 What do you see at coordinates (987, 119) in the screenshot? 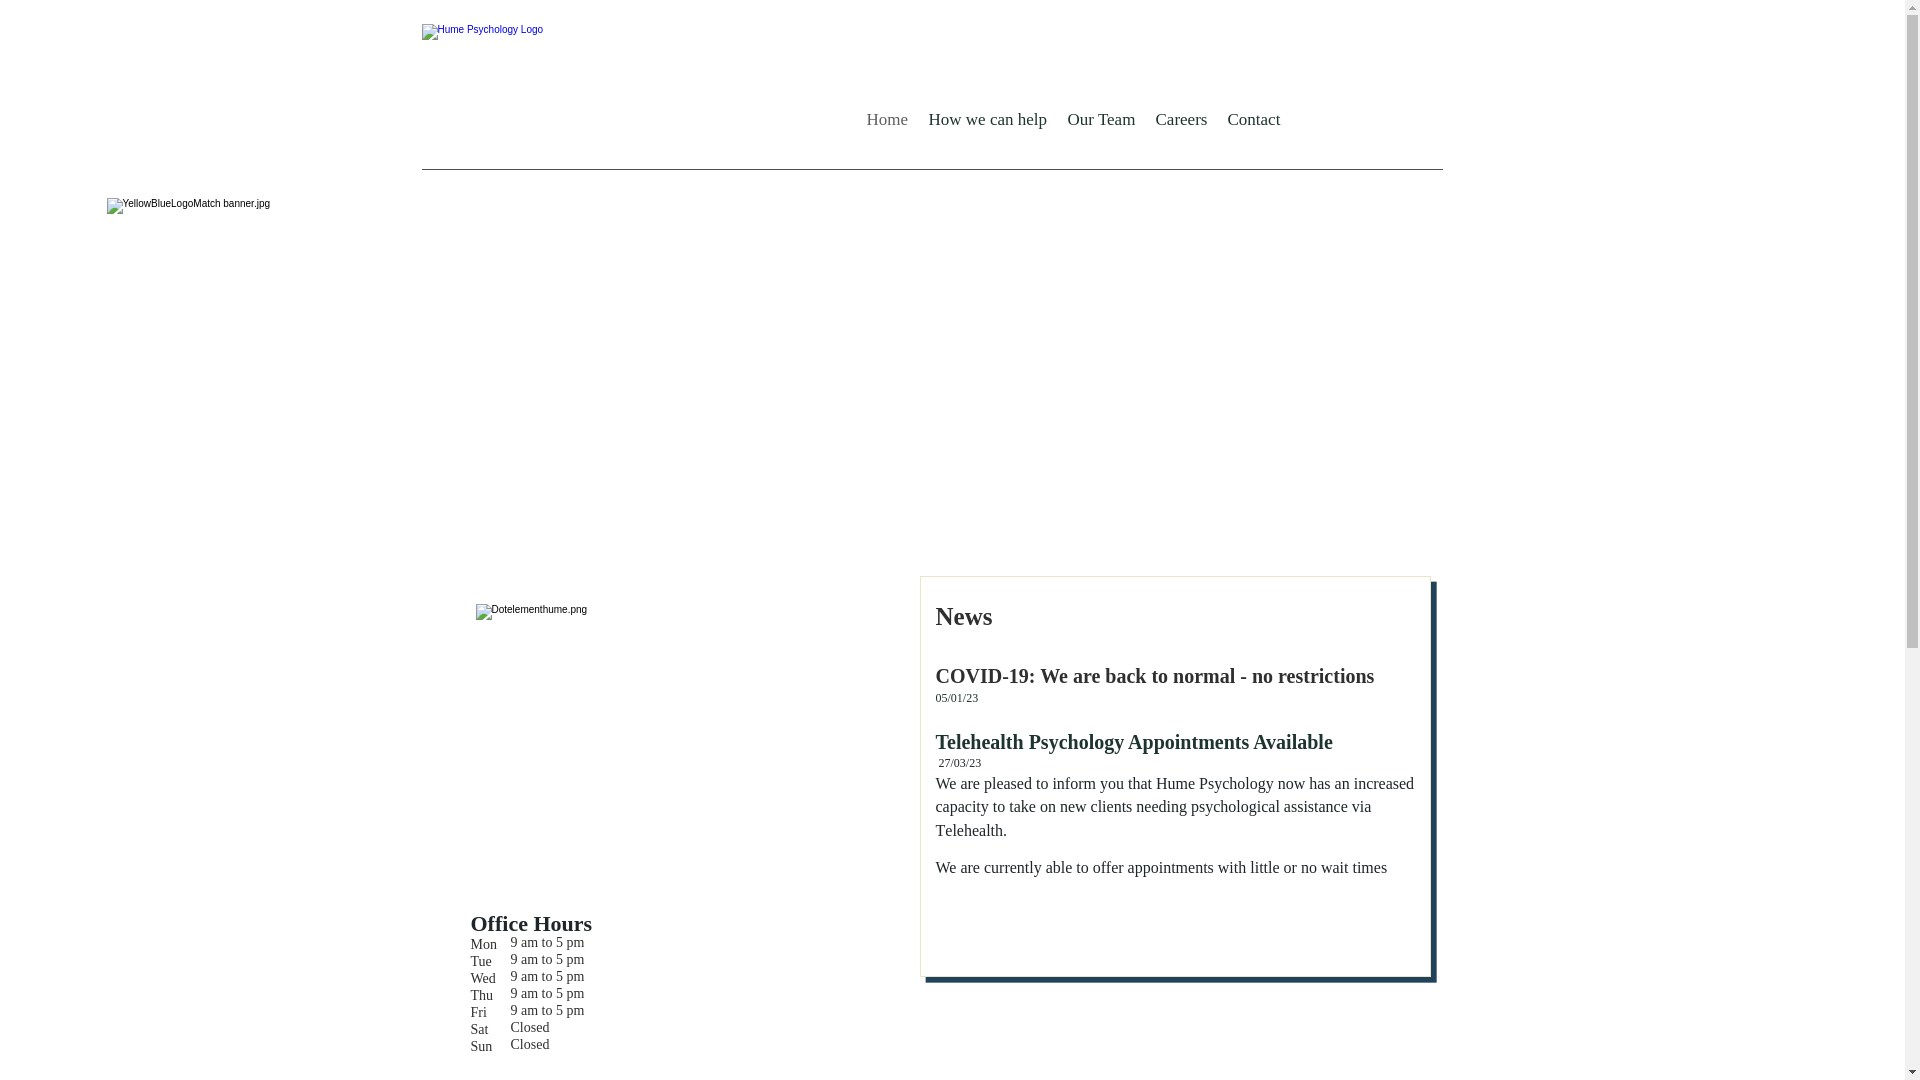
I see `'How we can help'` at bounding box center [987, 119].